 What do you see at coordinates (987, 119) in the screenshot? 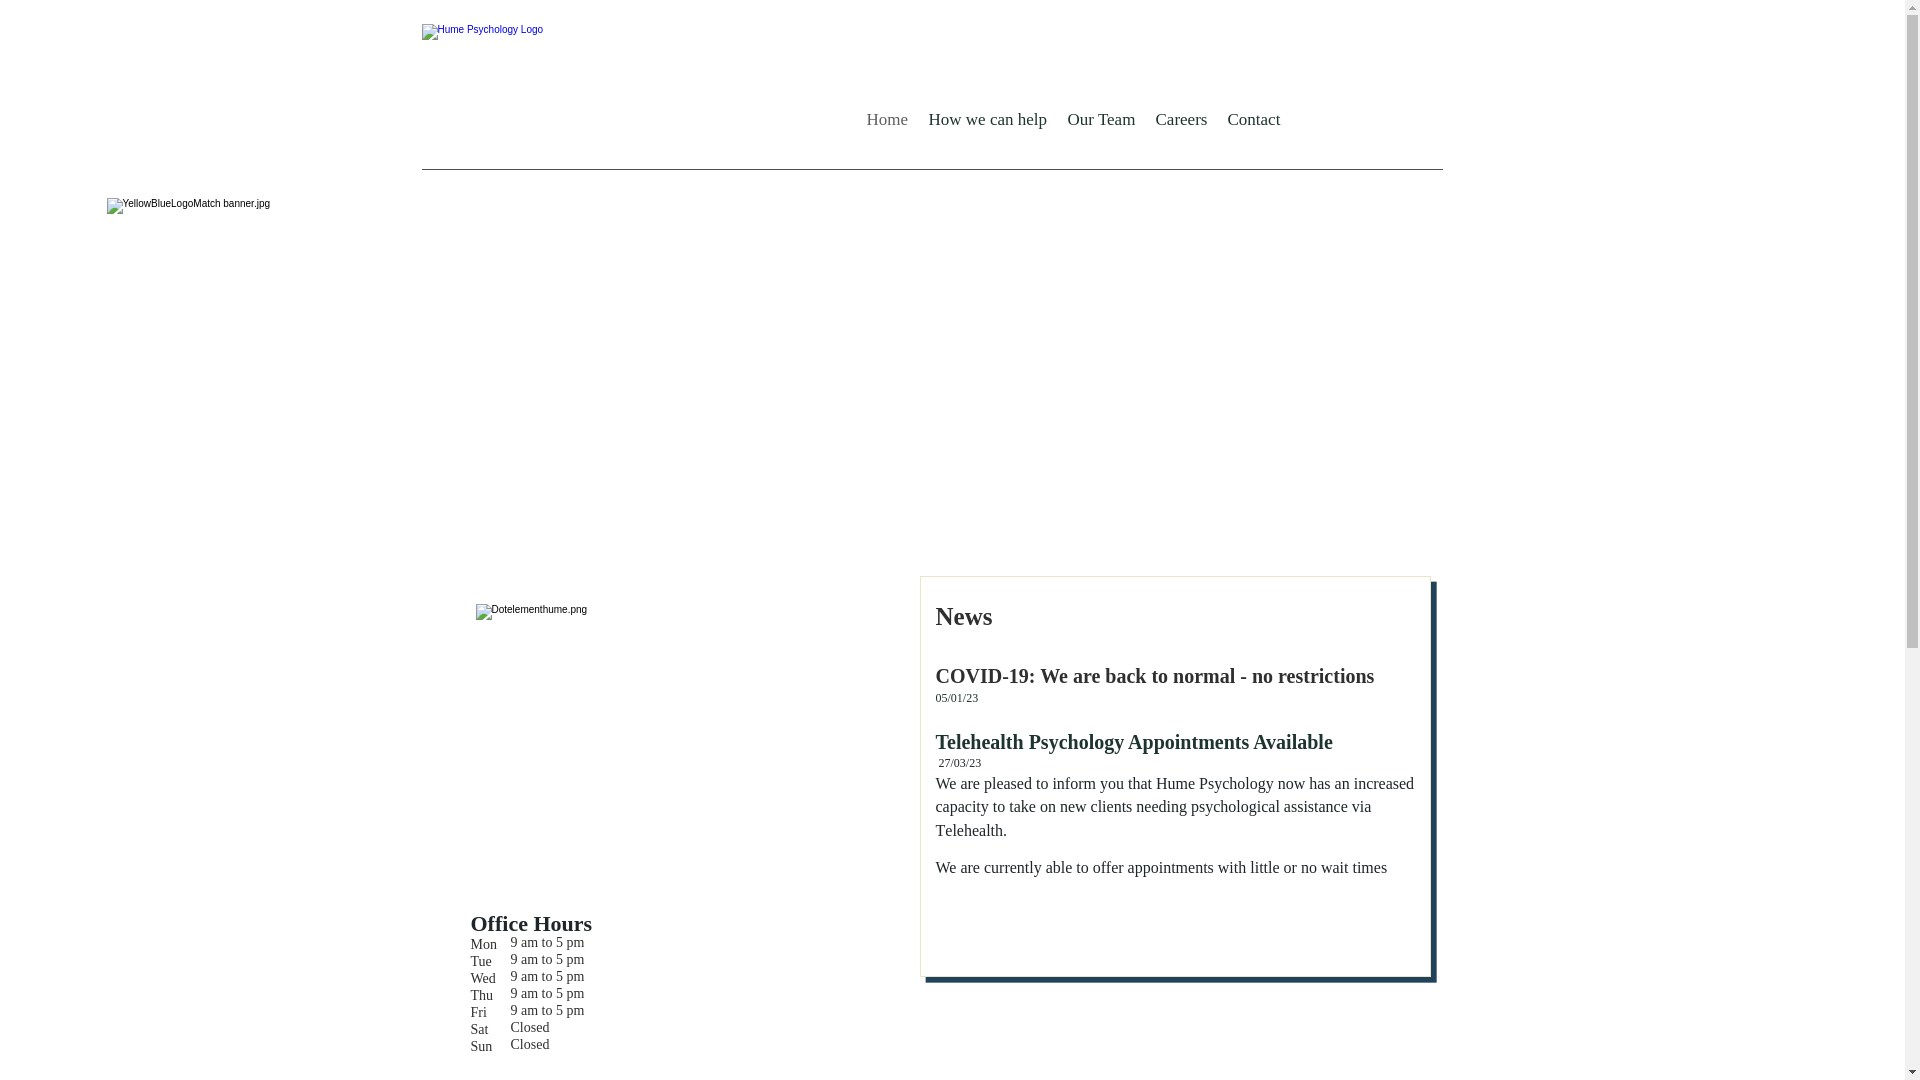
I see `'How we can help'` at bounding box center [987, 119].